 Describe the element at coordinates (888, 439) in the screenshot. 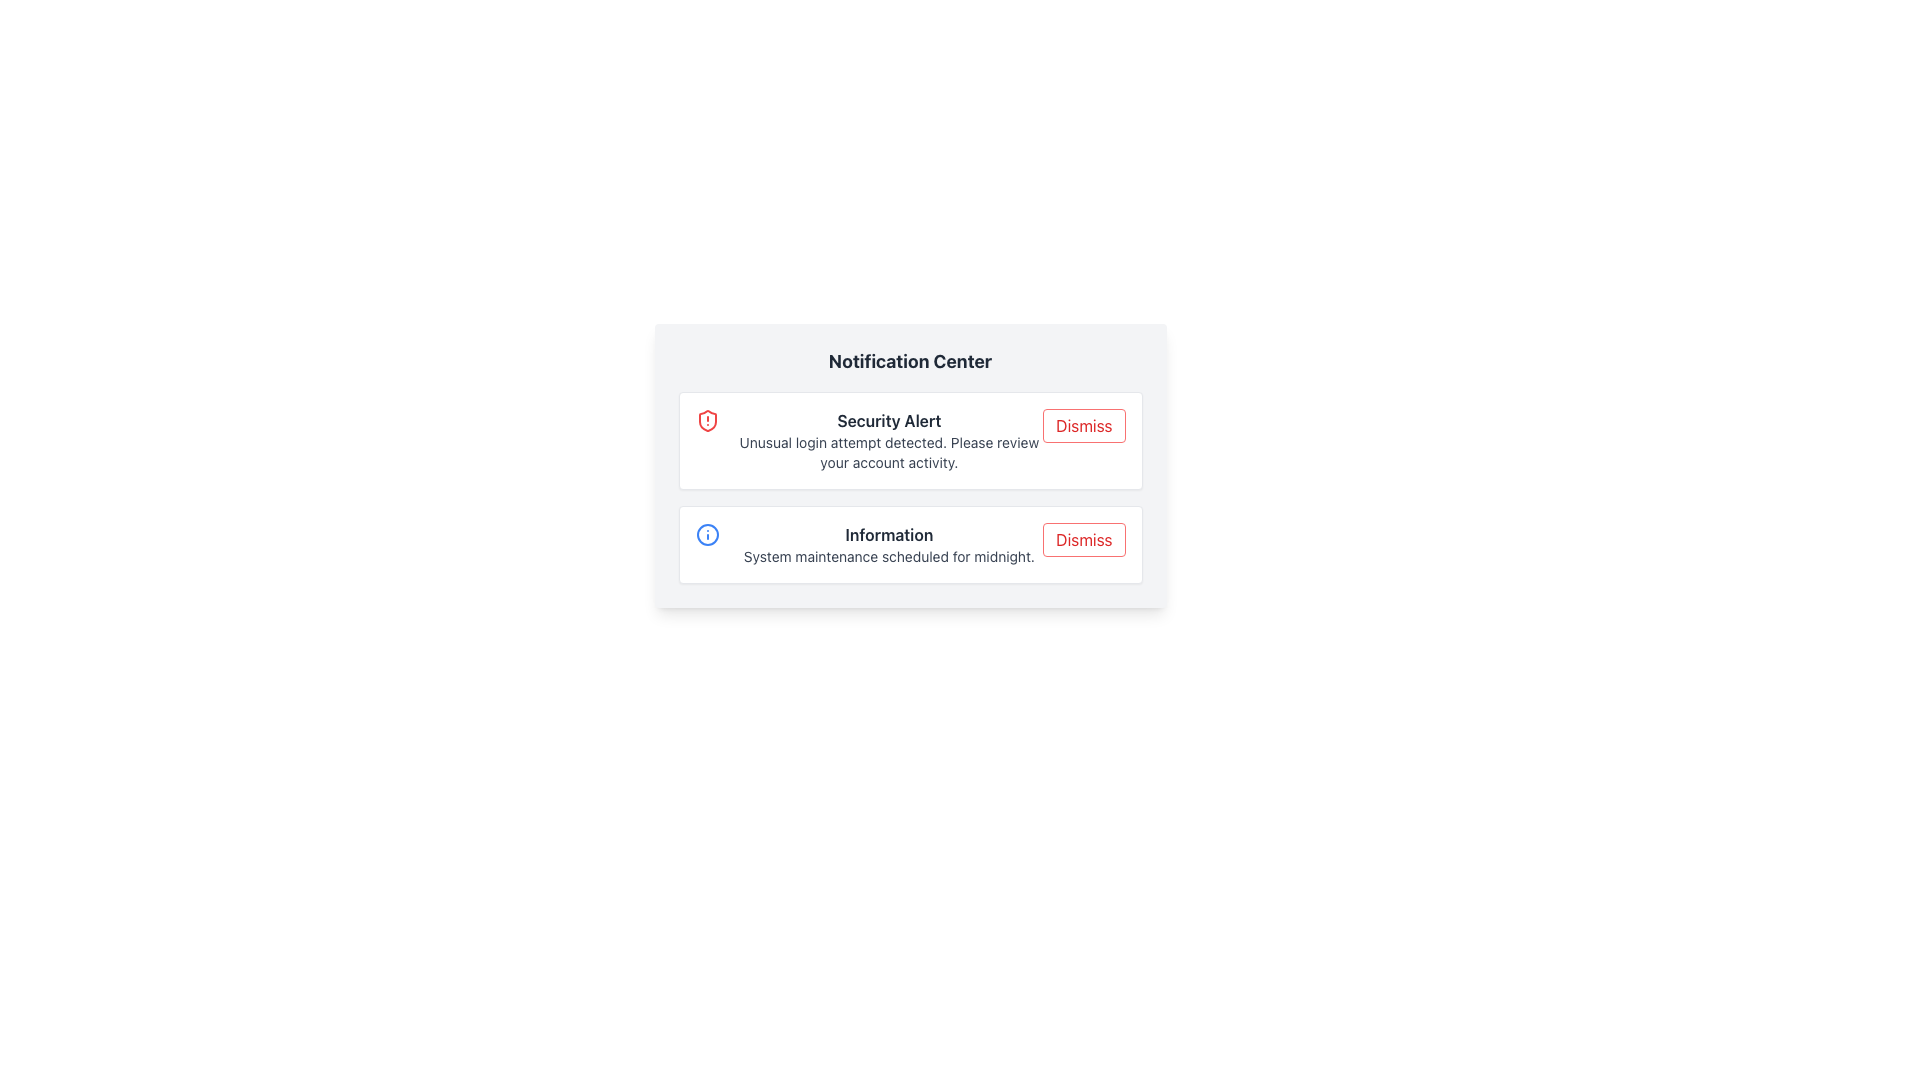

I see `notification message displayed in the first notification card of the Notification Center, which alerts users about a detected security alert and prompts them to review their account activity` at that location.